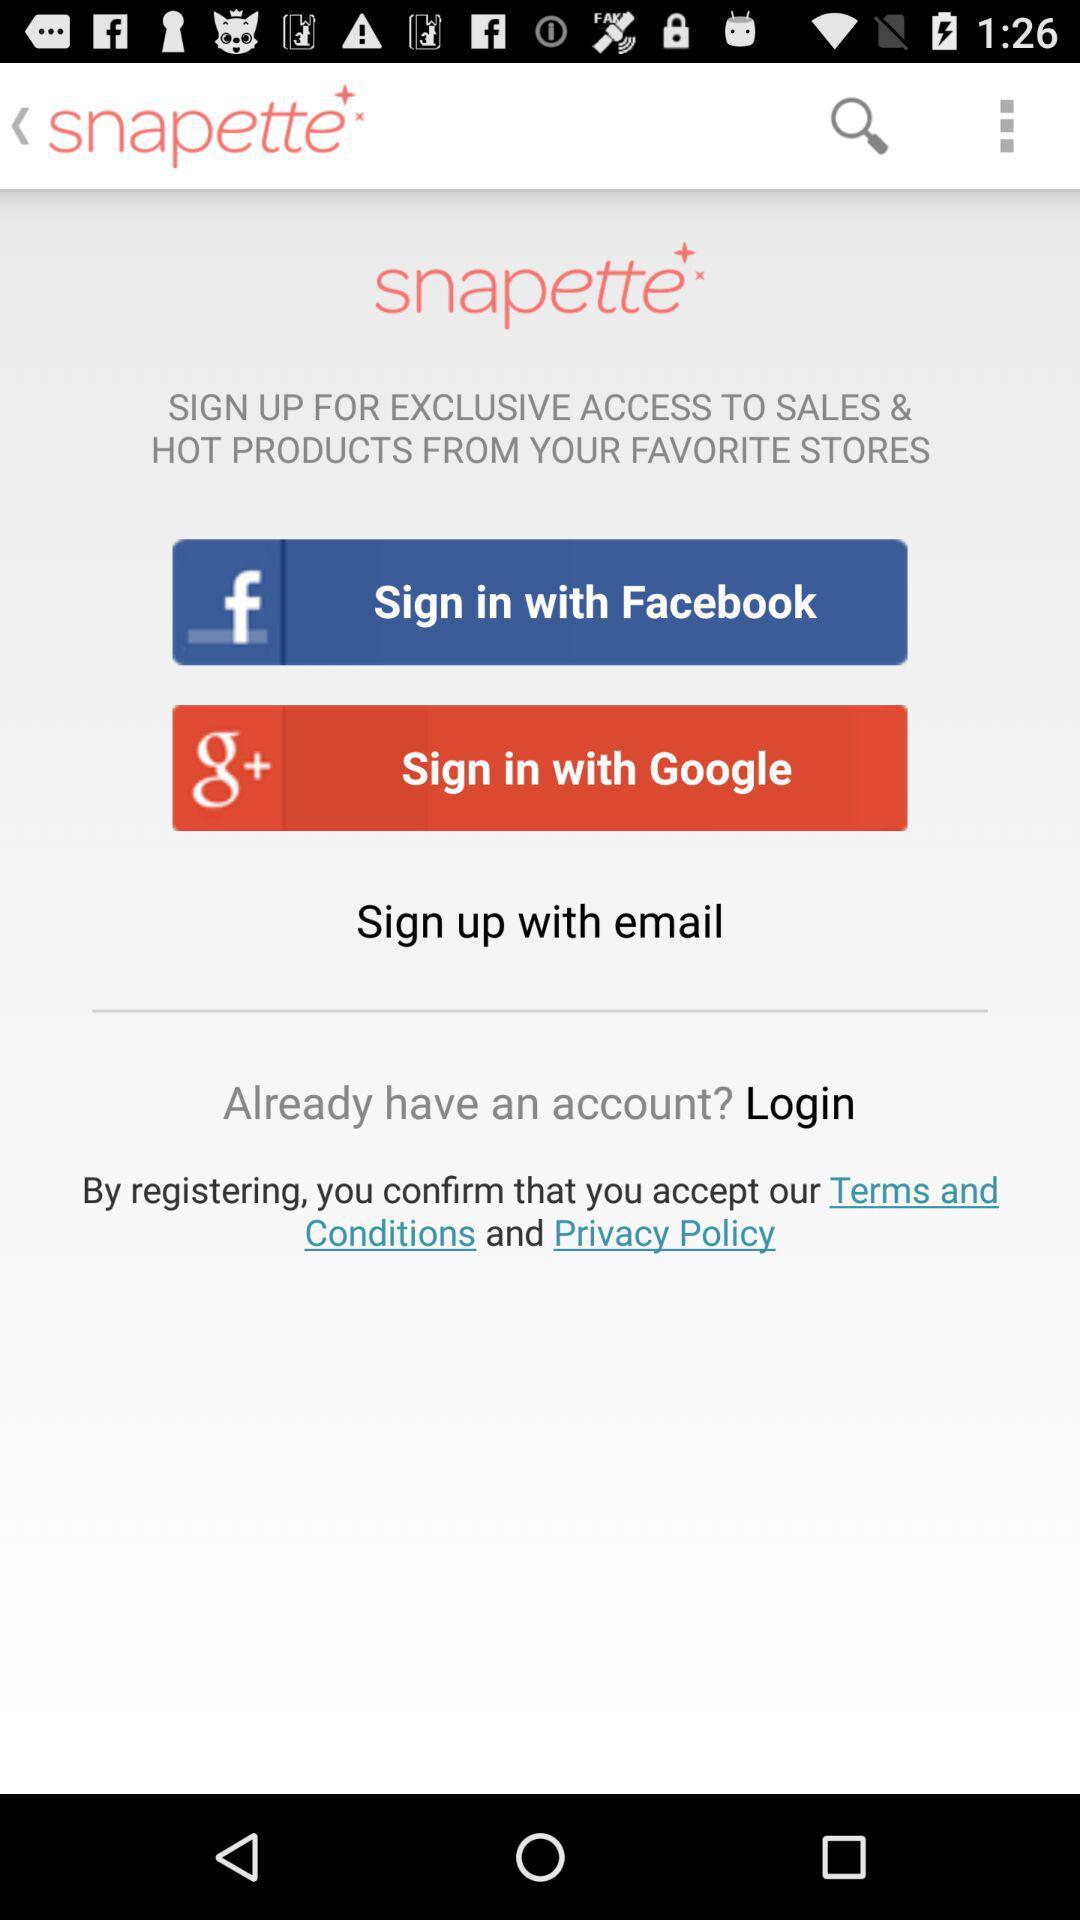 Image resolution: width=1080 pixels, height=1920 pixels. I want to click on the item above sign up for, so click(858, 124).